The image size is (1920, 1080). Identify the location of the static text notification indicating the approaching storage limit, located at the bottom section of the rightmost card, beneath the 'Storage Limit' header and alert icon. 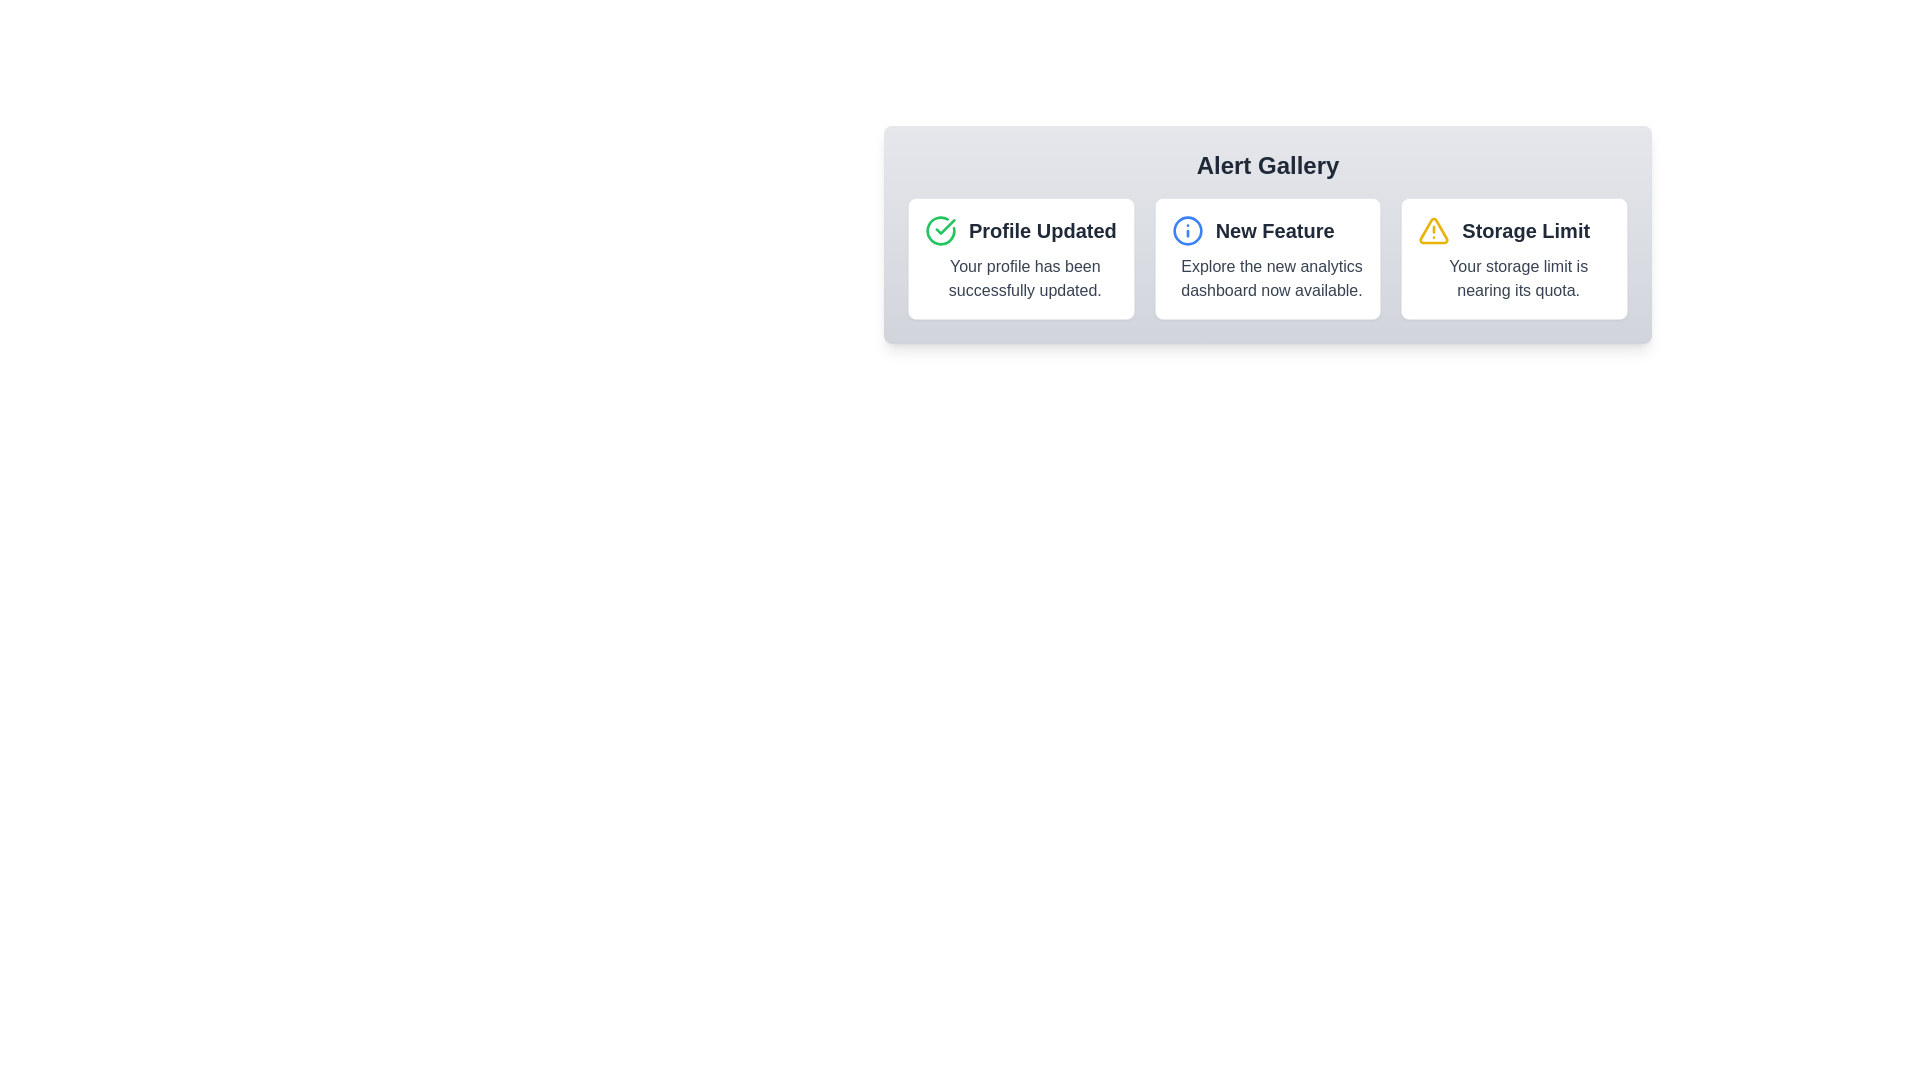
(1518, 278).